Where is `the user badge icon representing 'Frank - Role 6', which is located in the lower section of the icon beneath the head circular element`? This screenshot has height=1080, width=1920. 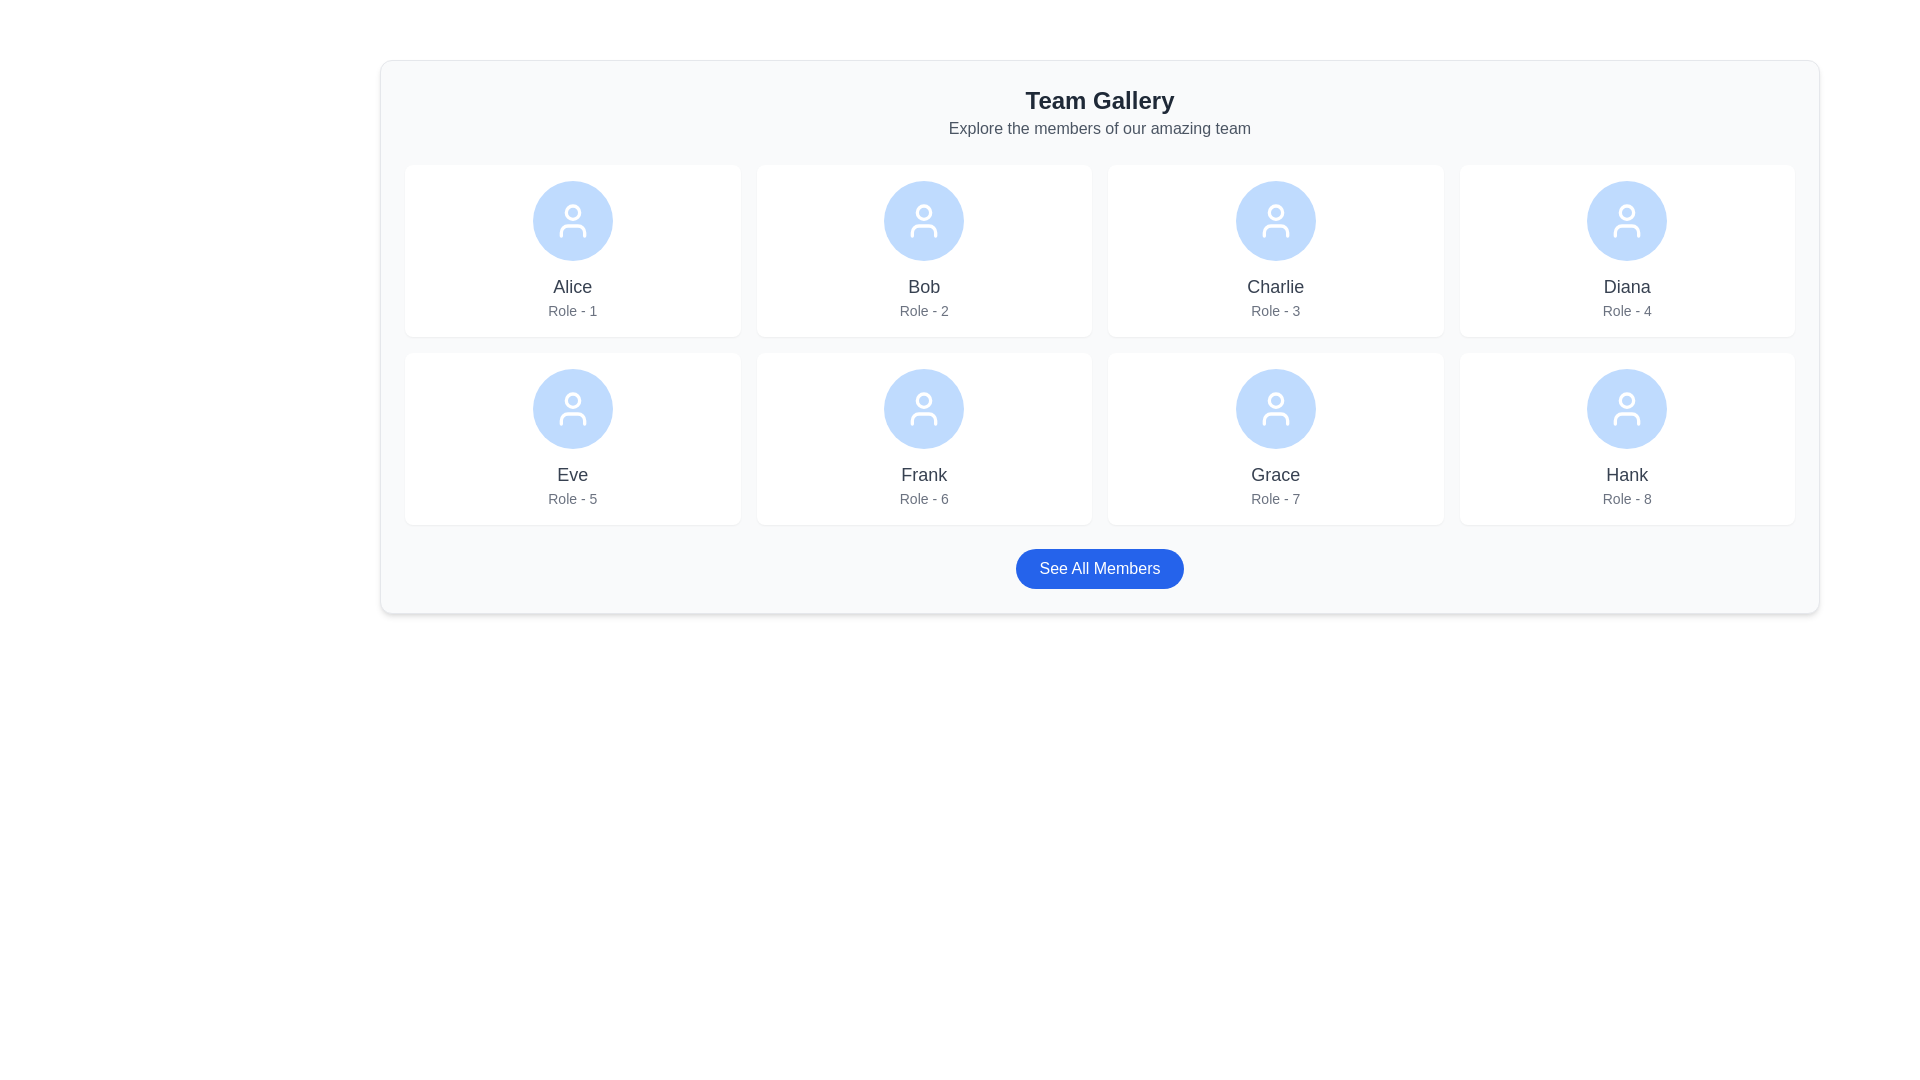 the user badge icon representing 'Frank - Role 6', which is located in the lower section of the icon beneath the head circular element is located at coordinates (923, 418).